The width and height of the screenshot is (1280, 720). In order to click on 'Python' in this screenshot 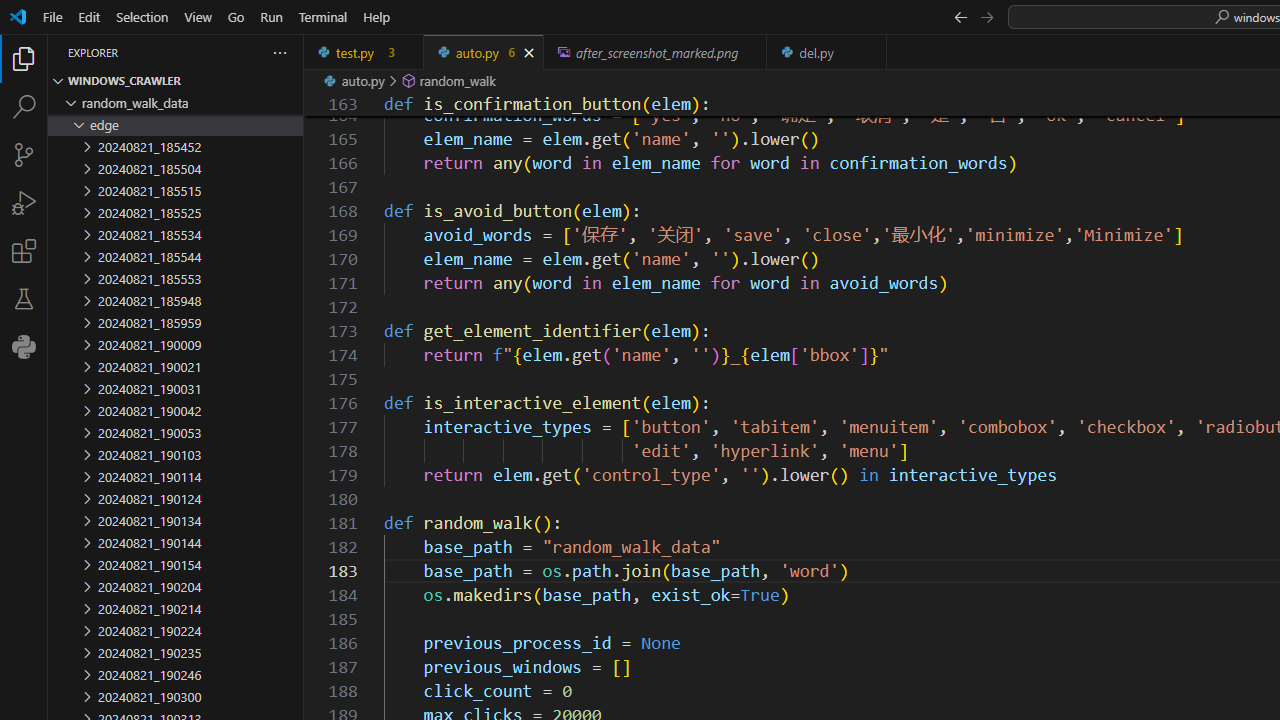, I will do `click(24, 346)`.